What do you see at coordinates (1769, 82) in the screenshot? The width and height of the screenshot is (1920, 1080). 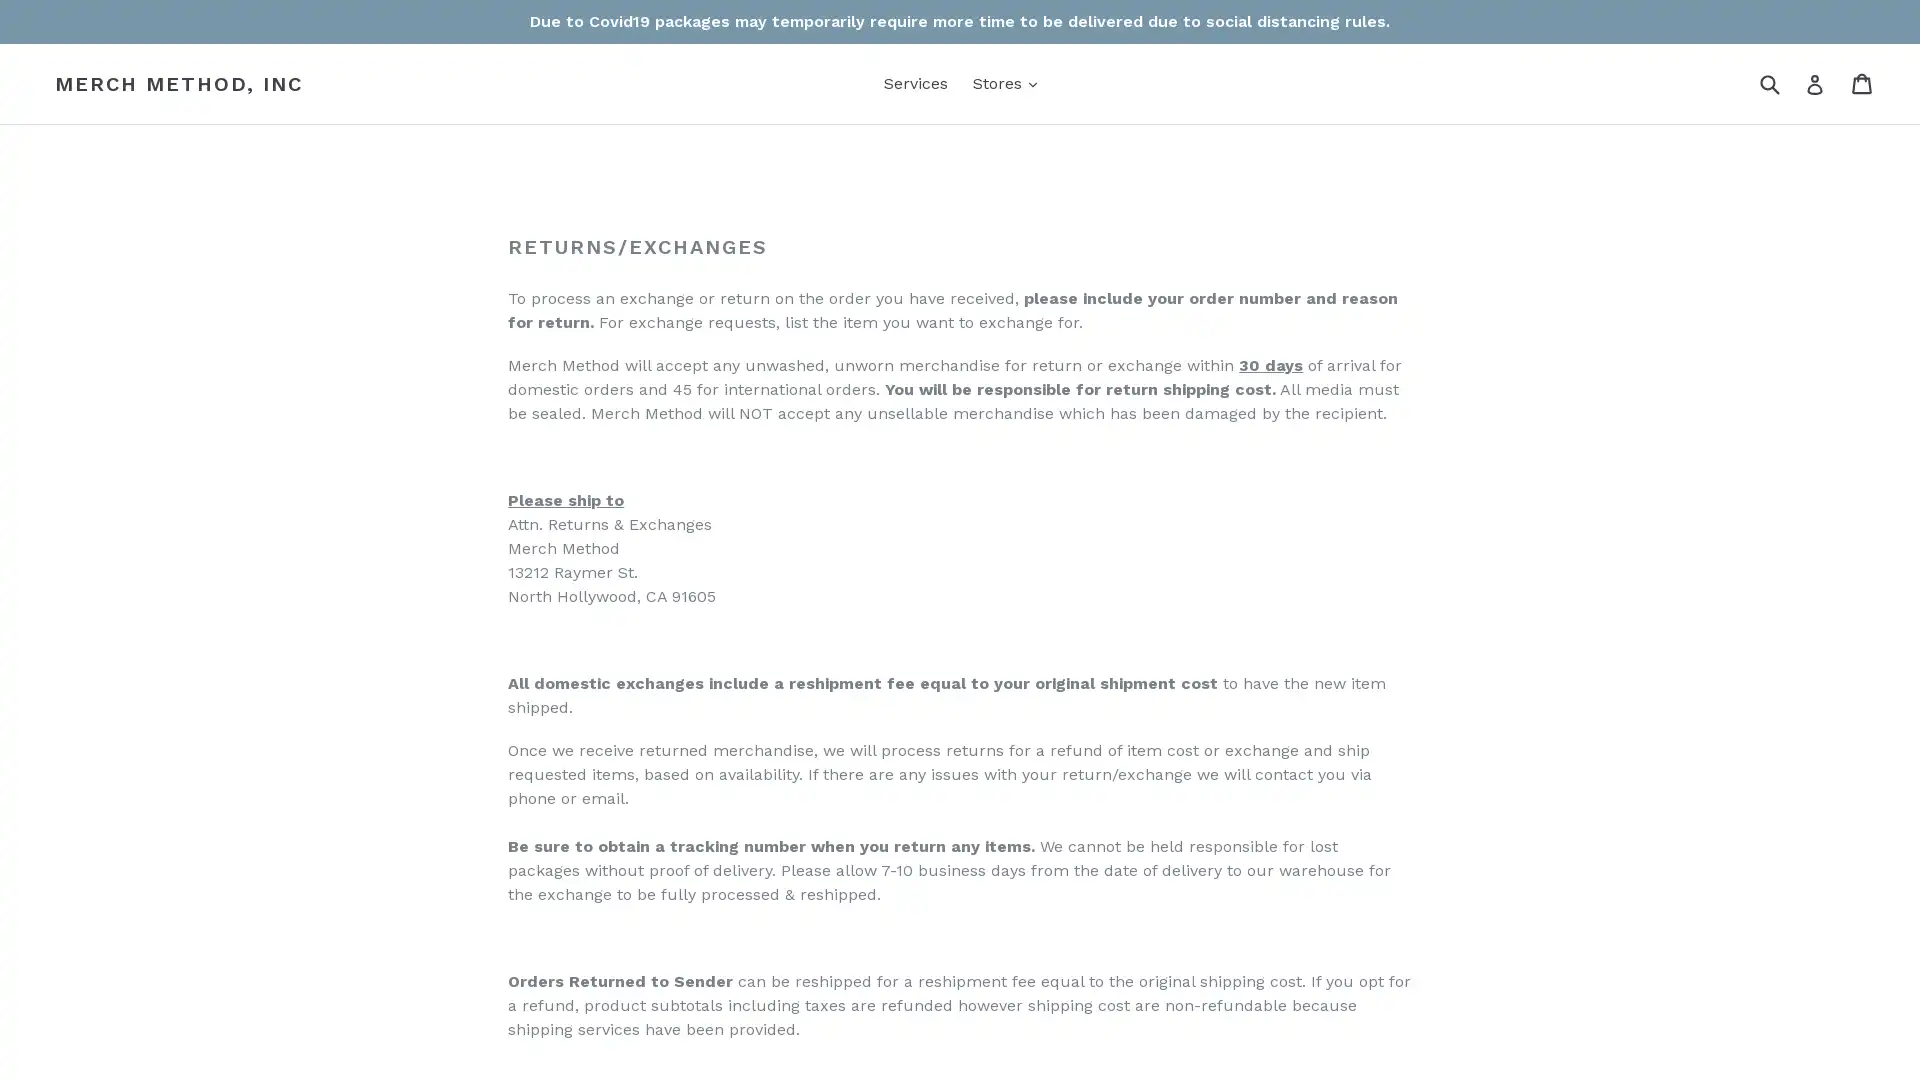 I see `Submit` at bounding box center [1769, 82].